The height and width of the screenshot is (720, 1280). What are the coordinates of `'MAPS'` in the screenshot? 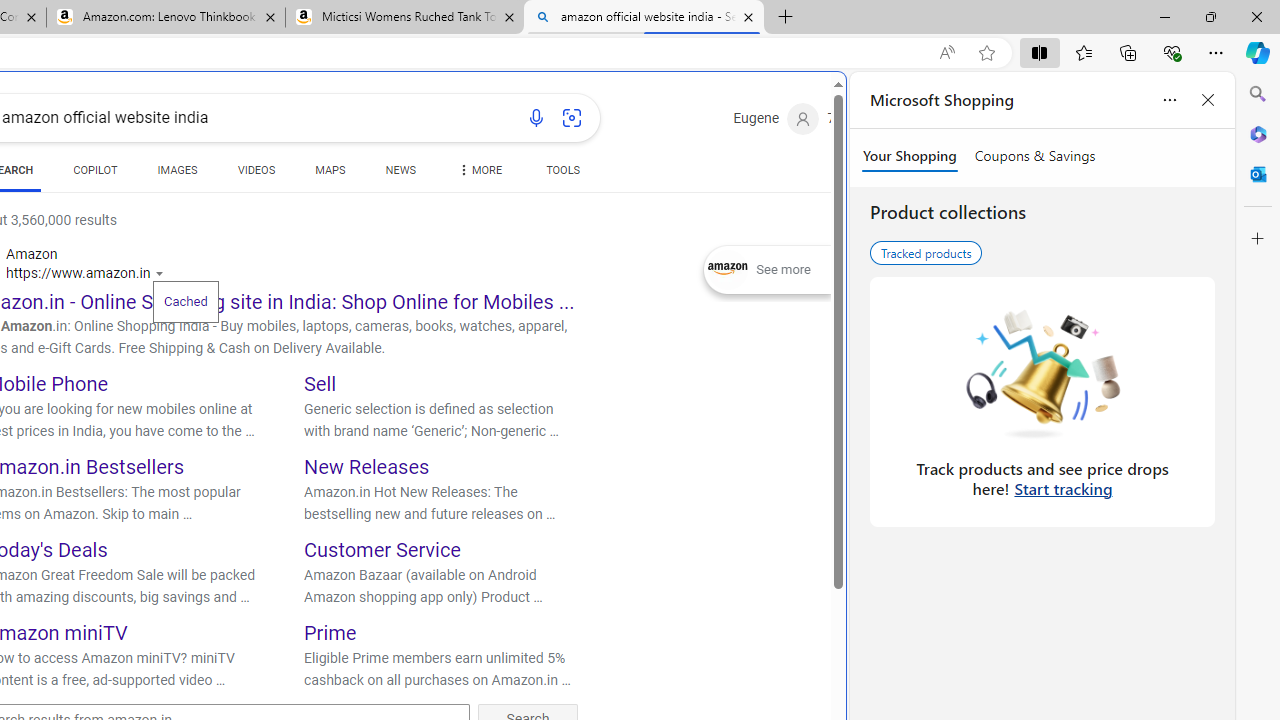 It's located at (330, 172).